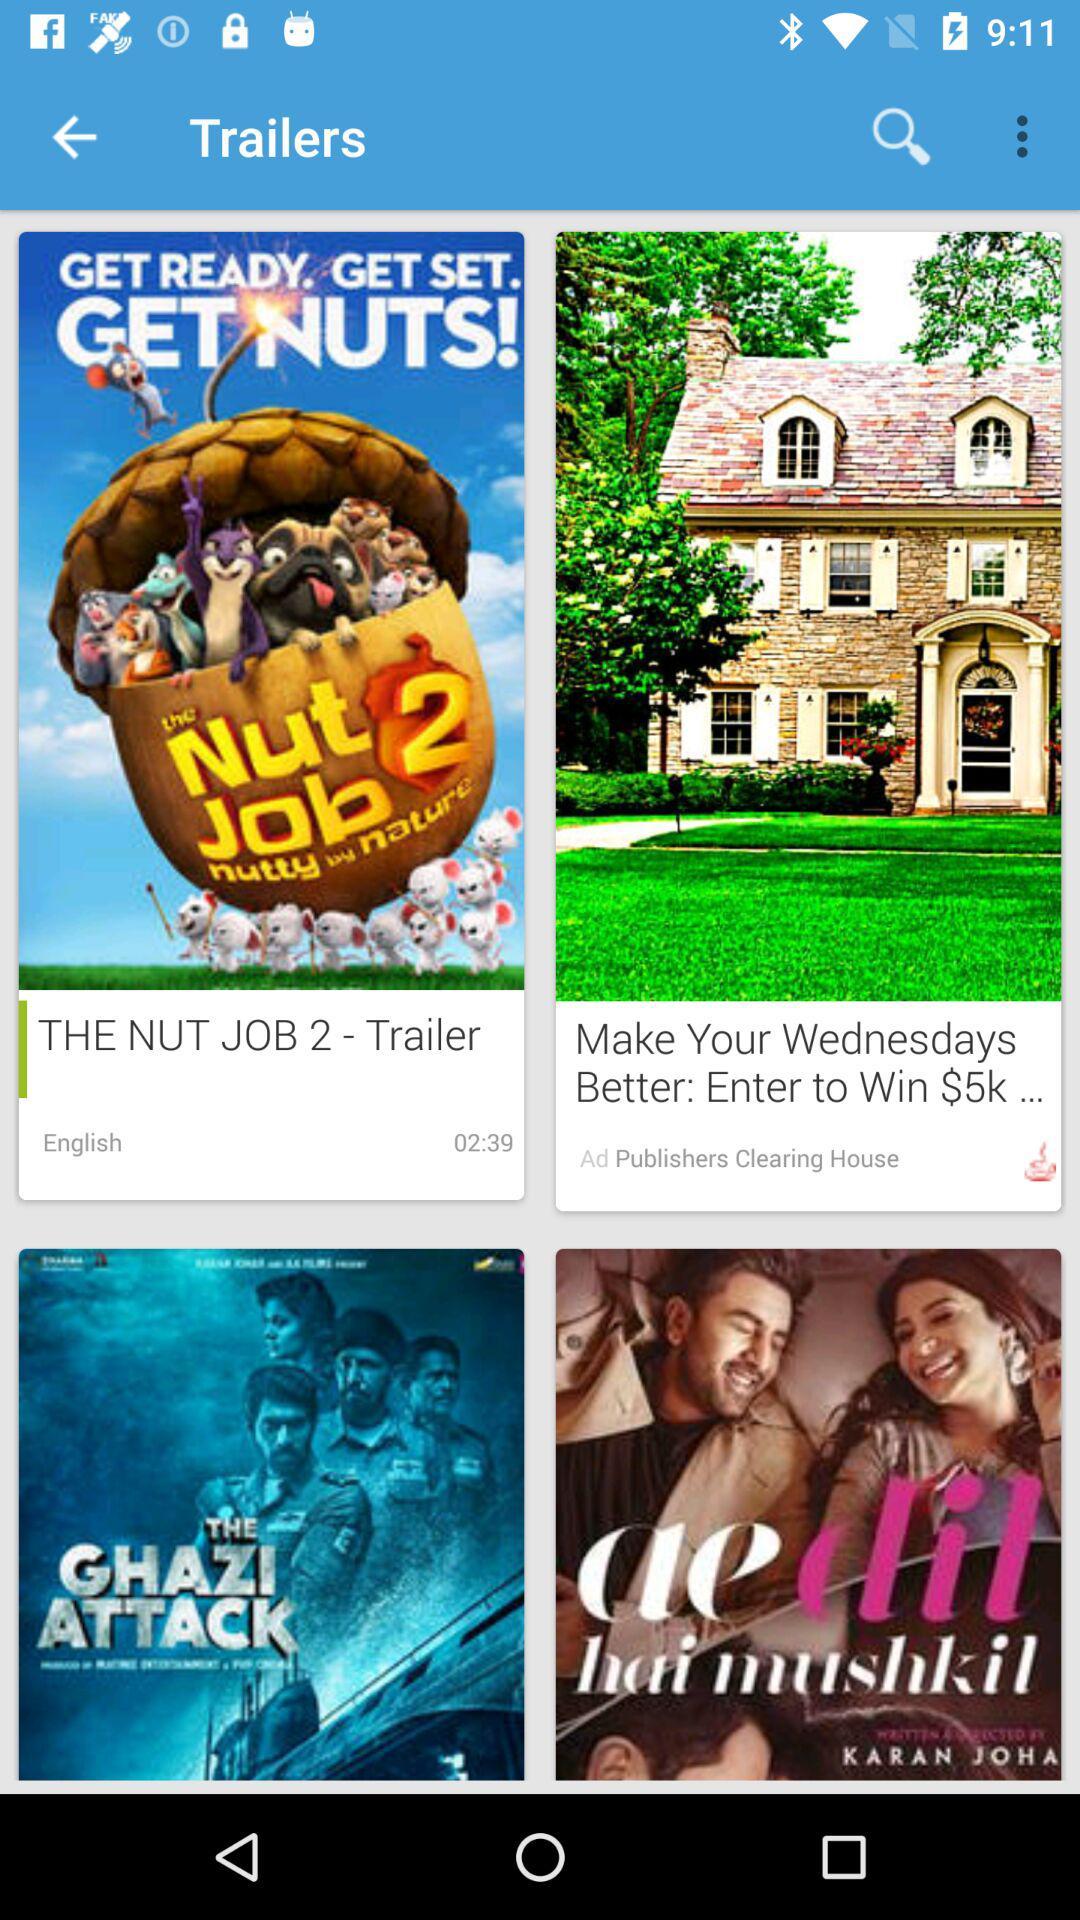  Describe the element at coordinates (72, 135) in the screenshot. I see `icon to the left of trailers  item` at that location.